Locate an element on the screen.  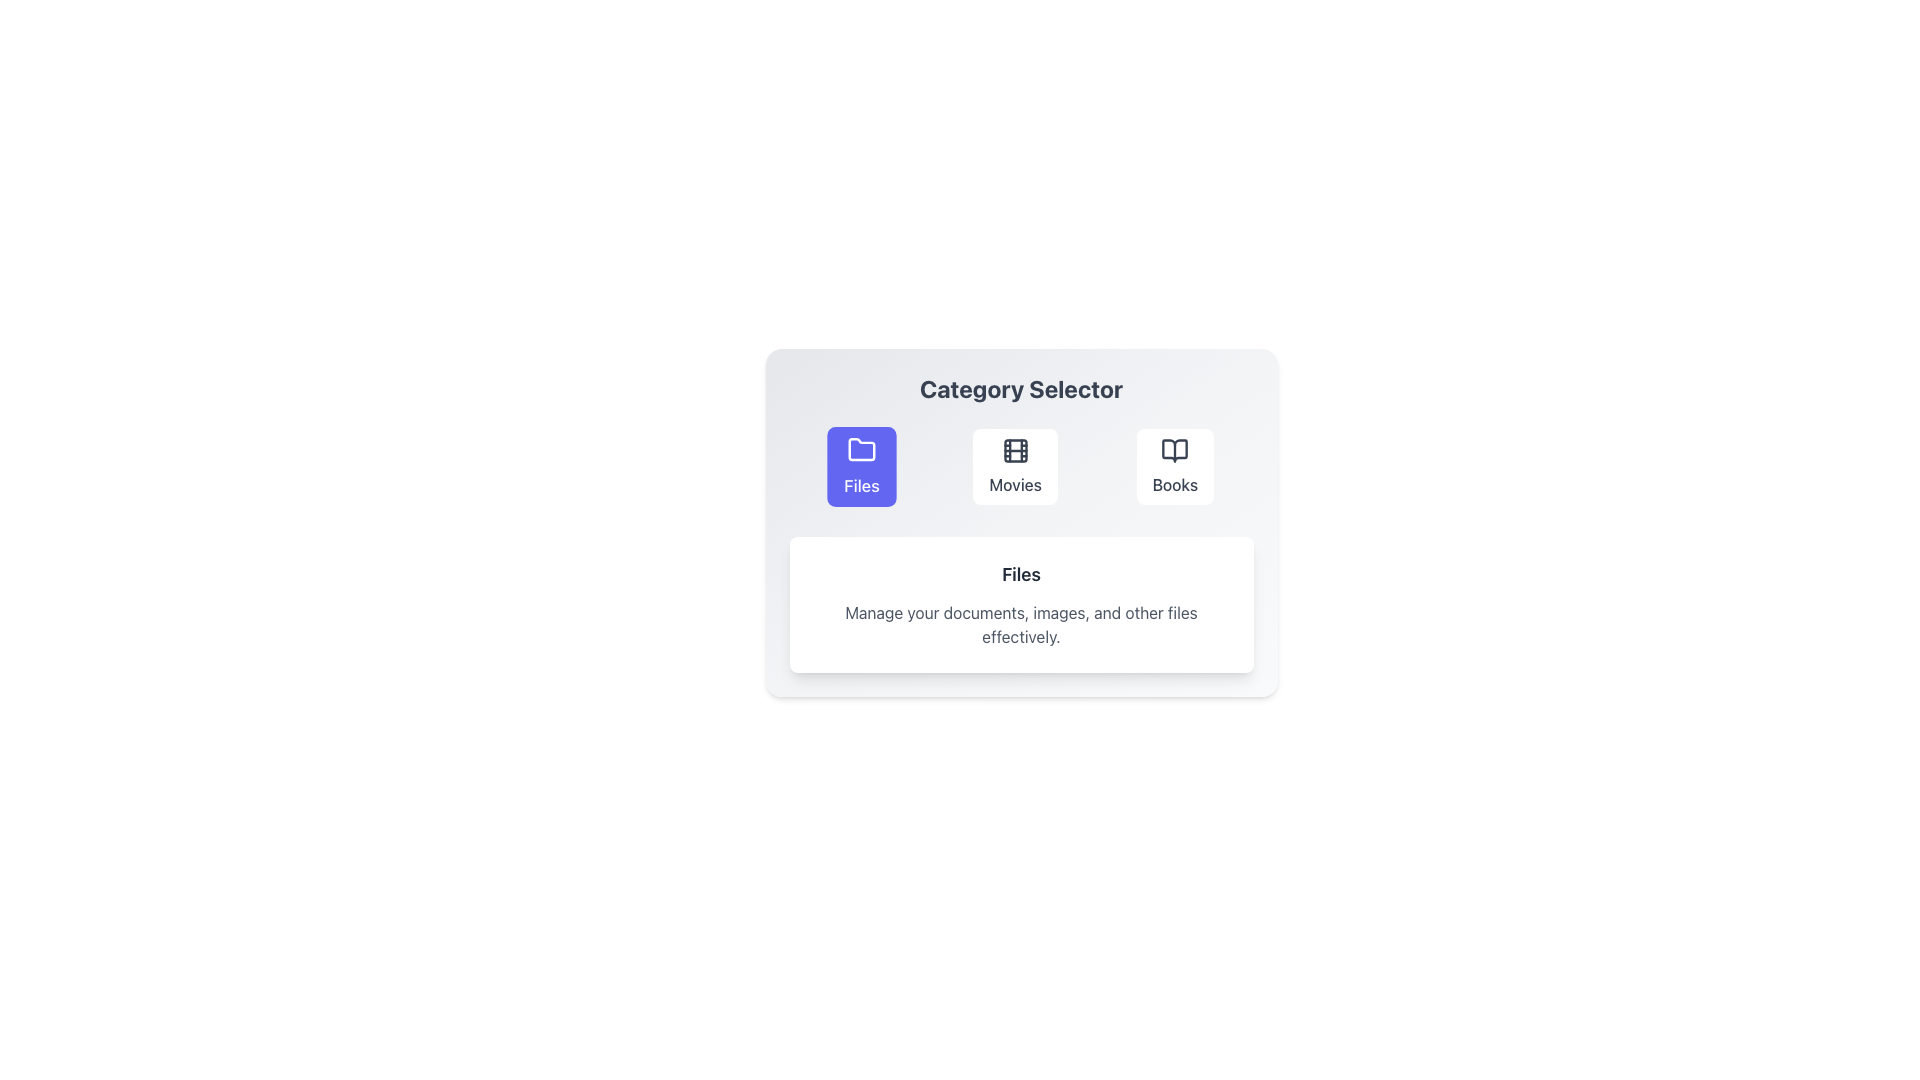
the text element that provides a brief summary or description about the 'Files' section, which is positioned centrally below the 'Files' title text is located at coordinates (1021, 623).